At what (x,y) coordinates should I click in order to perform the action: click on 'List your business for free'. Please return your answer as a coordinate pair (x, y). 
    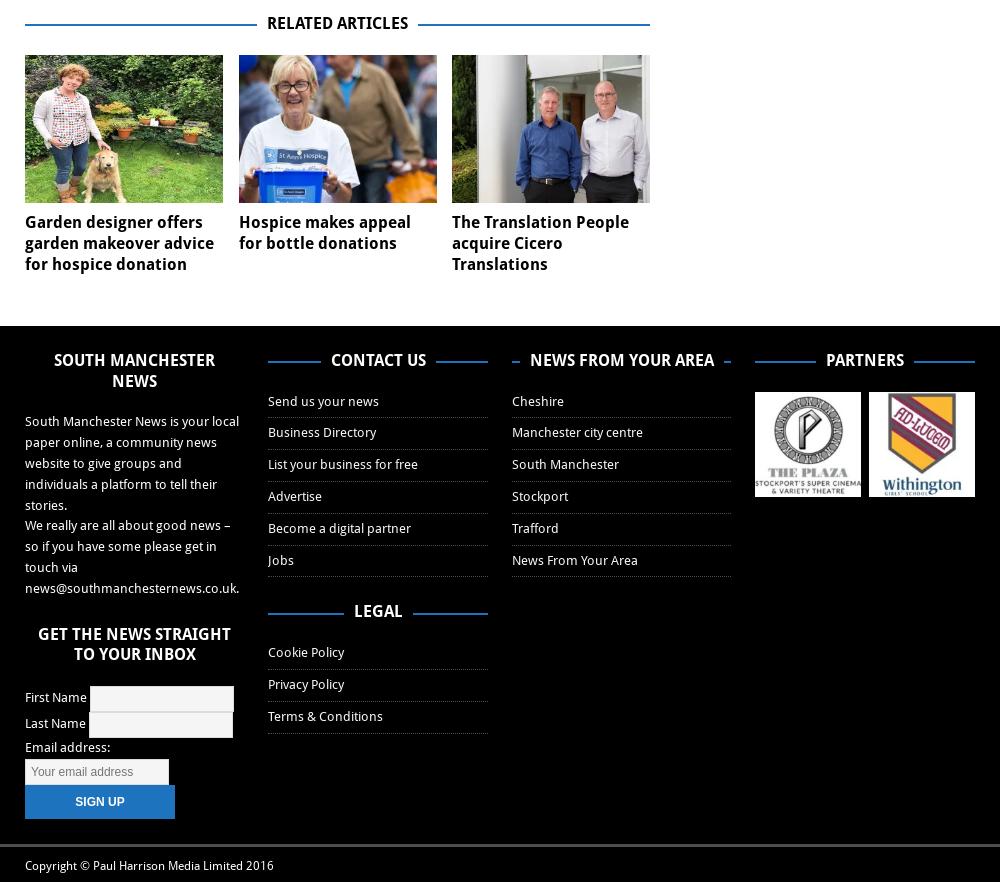
    Looking at the image, I should click on (342, 464).